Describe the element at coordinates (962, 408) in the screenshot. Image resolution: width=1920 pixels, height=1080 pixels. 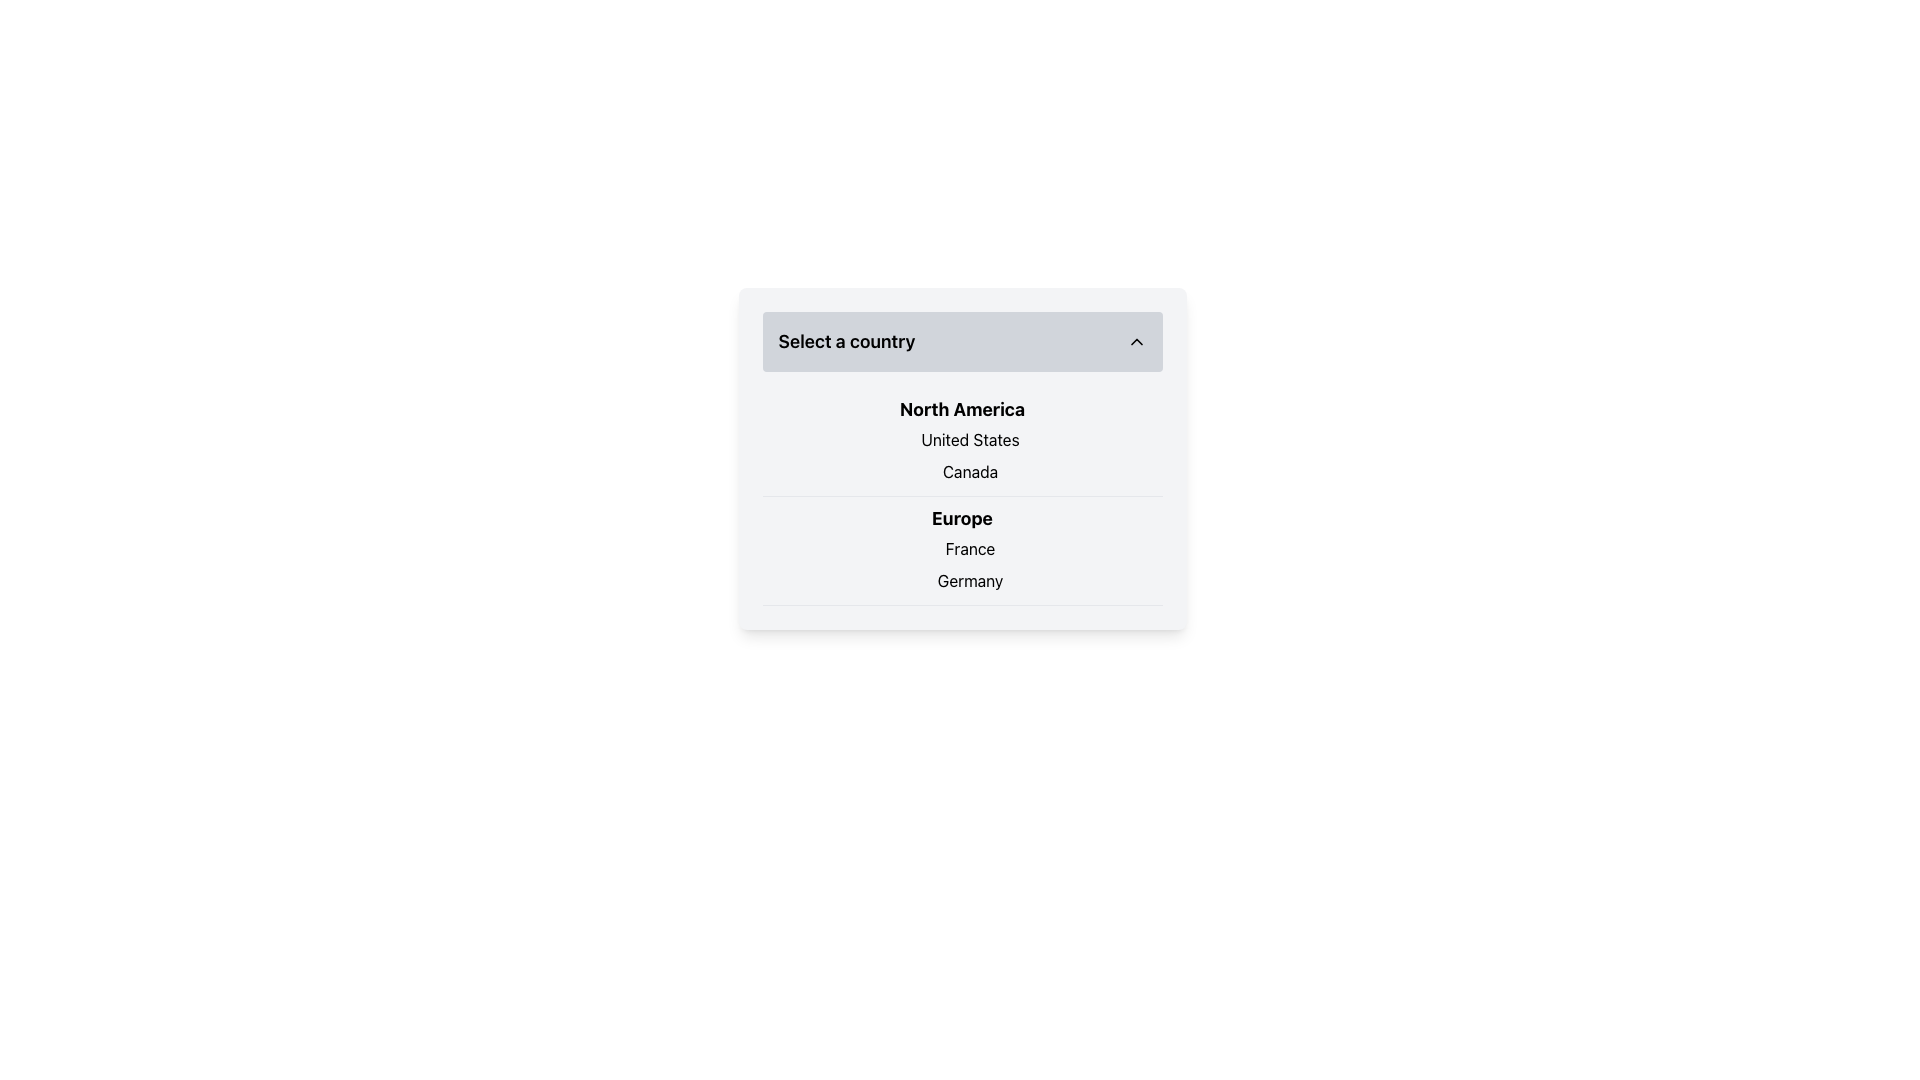
I see `the 'North America' text label, which is styled with bold black font and larger than surrounding elements, located in the dropdown menu under 'Select a country'` at that location.